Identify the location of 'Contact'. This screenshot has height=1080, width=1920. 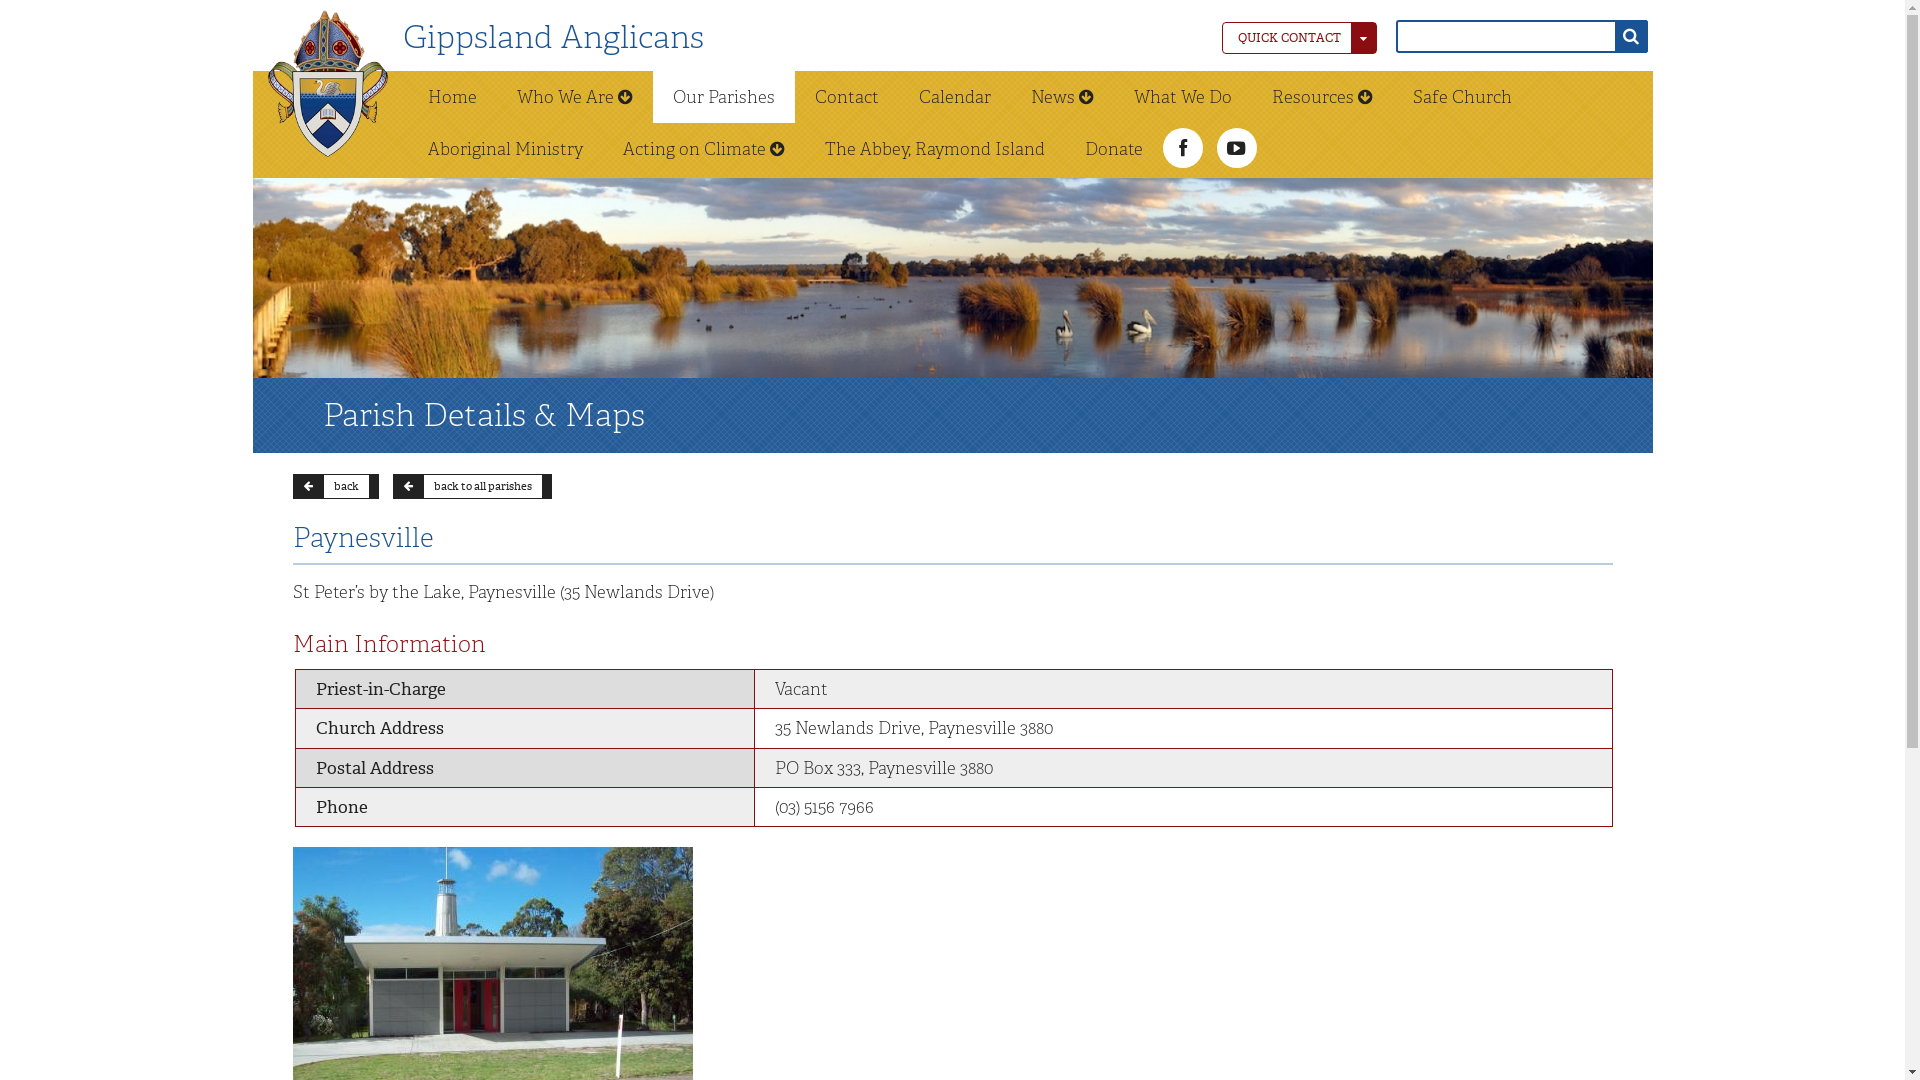
(792, 96).